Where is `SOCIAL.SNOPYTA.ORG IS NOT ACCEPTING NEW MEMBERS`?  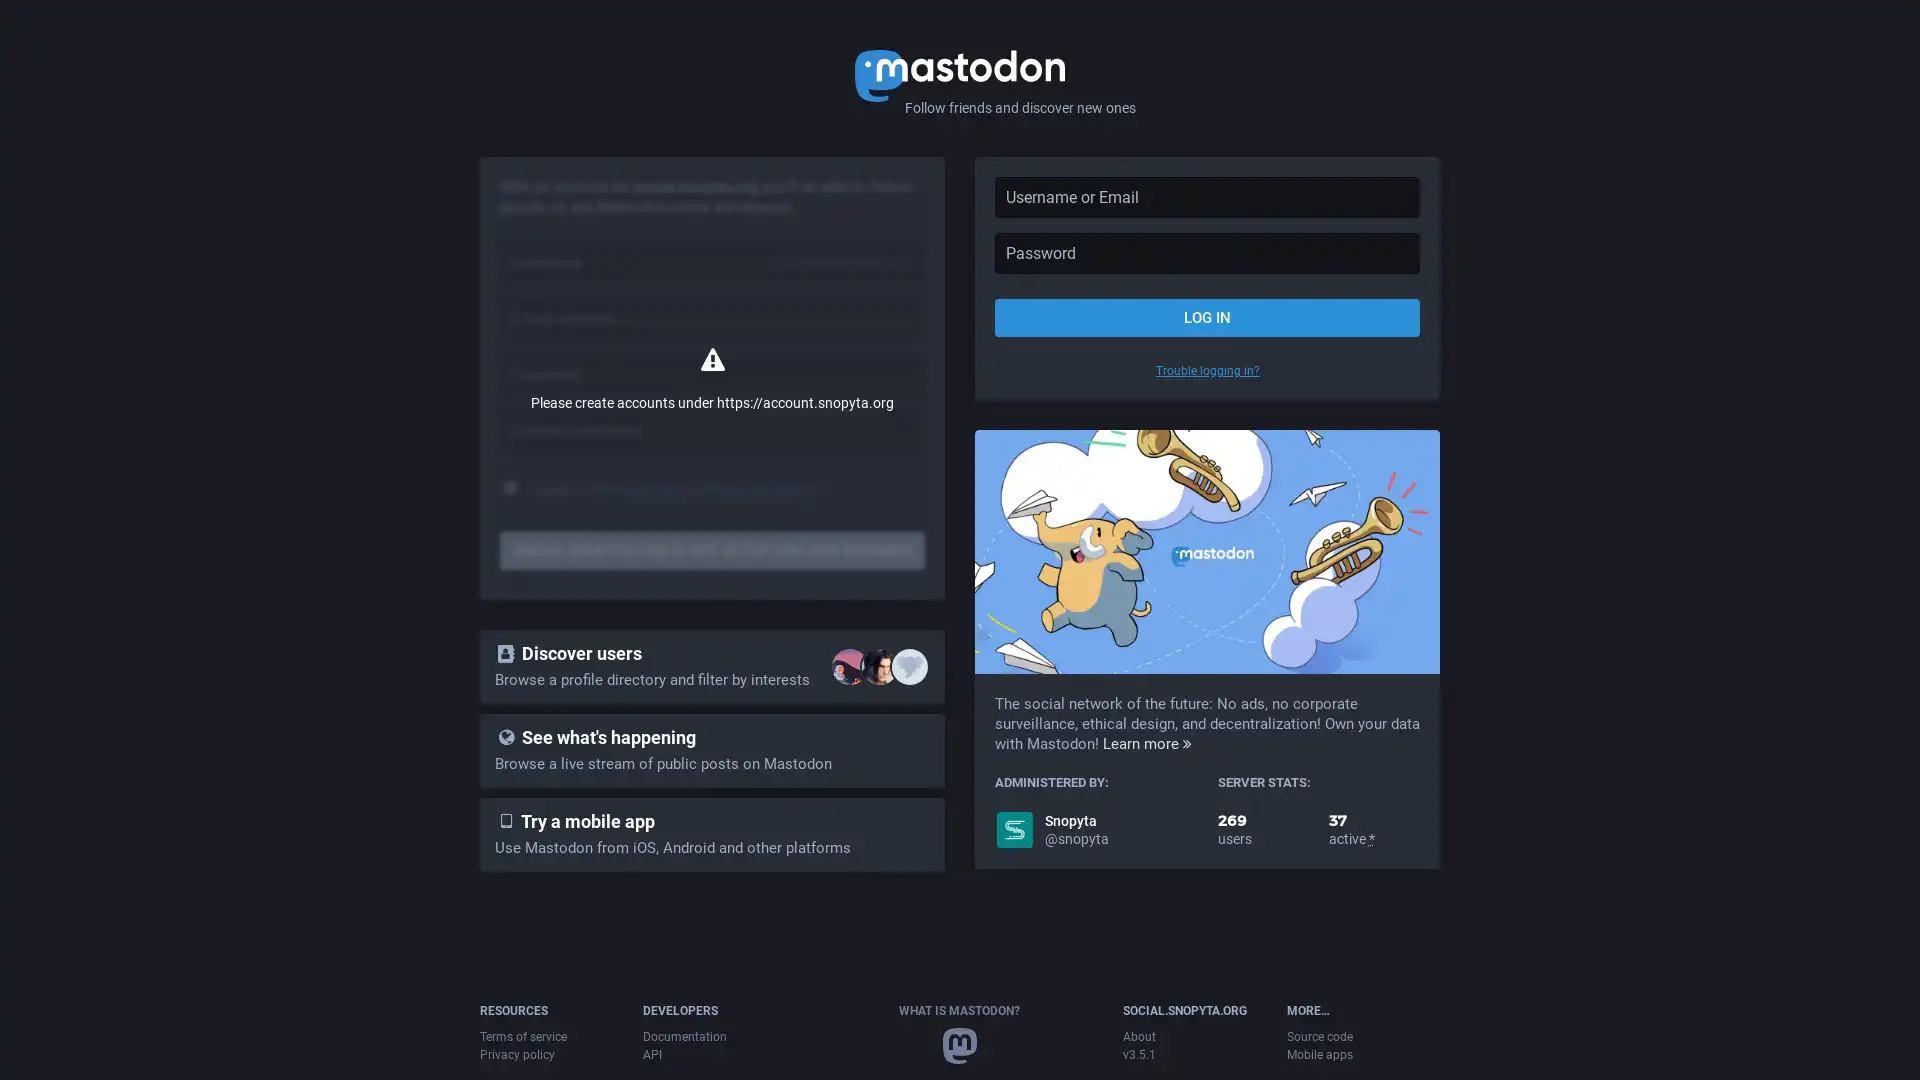
SOCIAL.SNOPYTA.ORG IS NOT ACCEPTING NEW MEMBERS is located at coordinates (712, 551).